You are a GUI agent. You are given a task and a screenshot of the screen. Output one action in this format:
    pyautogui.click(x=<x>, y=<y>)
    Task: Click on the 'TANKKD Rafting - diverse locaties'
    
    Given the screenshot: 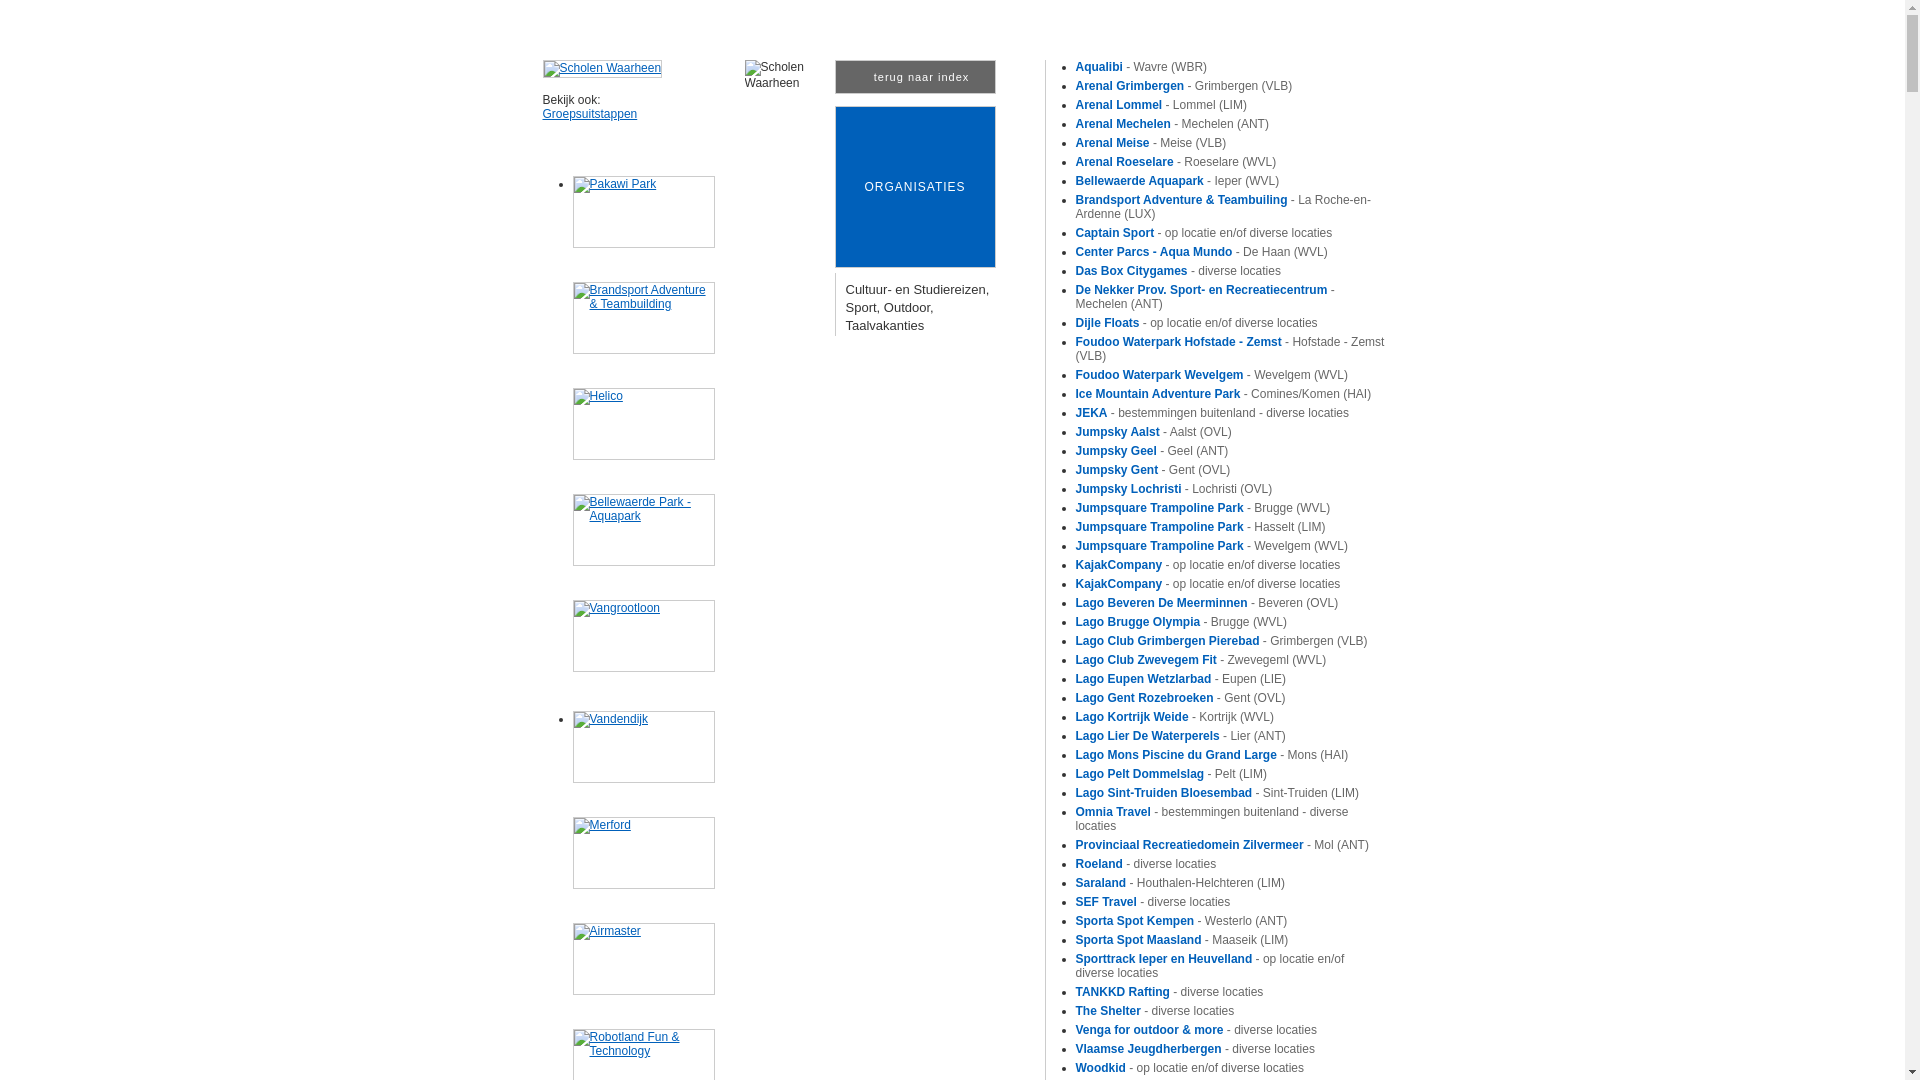 What is the action you would take?
    pyautogui.click(x=1170, y=991)
    